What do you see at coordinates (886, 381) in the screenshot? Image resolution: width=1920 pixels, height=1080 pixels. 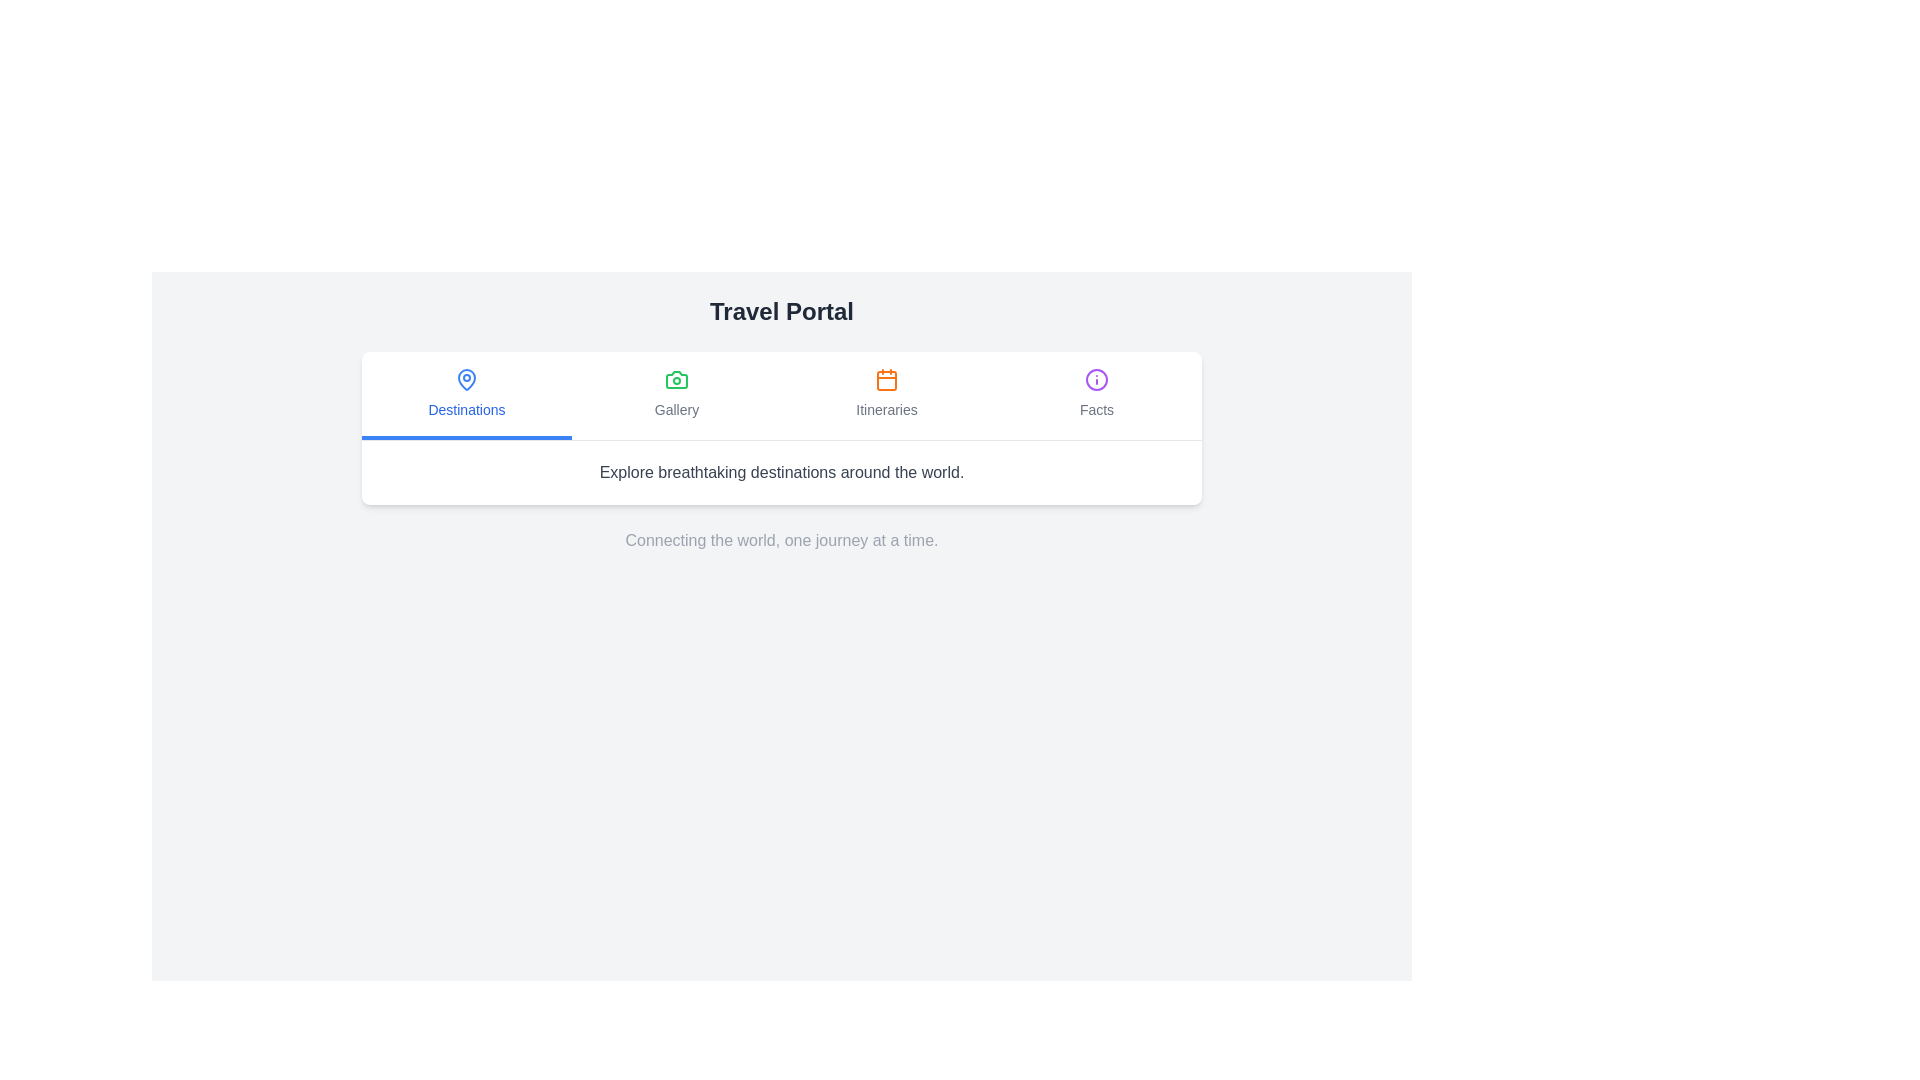 I see `the SVG rectangle element that forms the body of the calendar-shaped icon for 'Itineraries', which has slightly rounded corners and an orange hue` at bounding box center [886, 381].